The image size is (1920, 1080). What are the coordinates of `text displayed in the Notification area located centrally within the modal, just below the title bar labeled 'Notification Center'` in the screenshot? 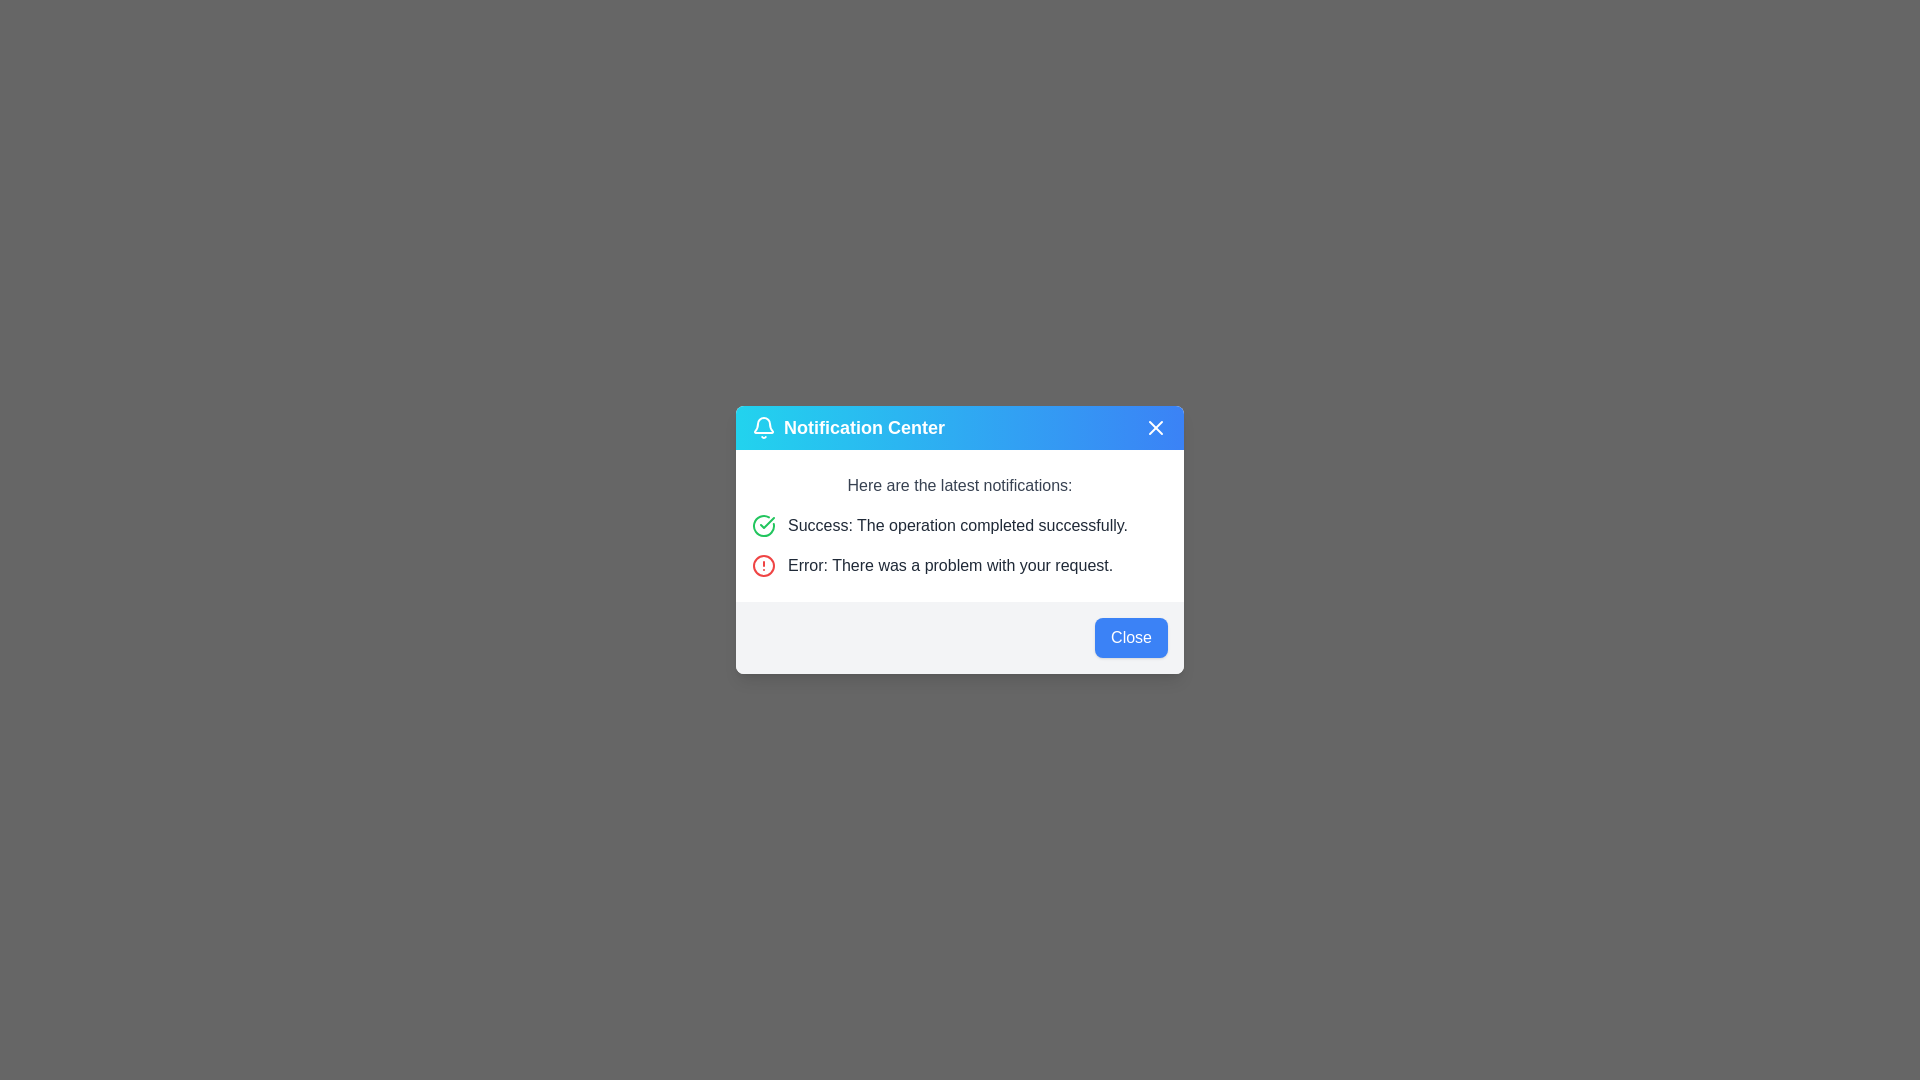 It's located at (960, 524).